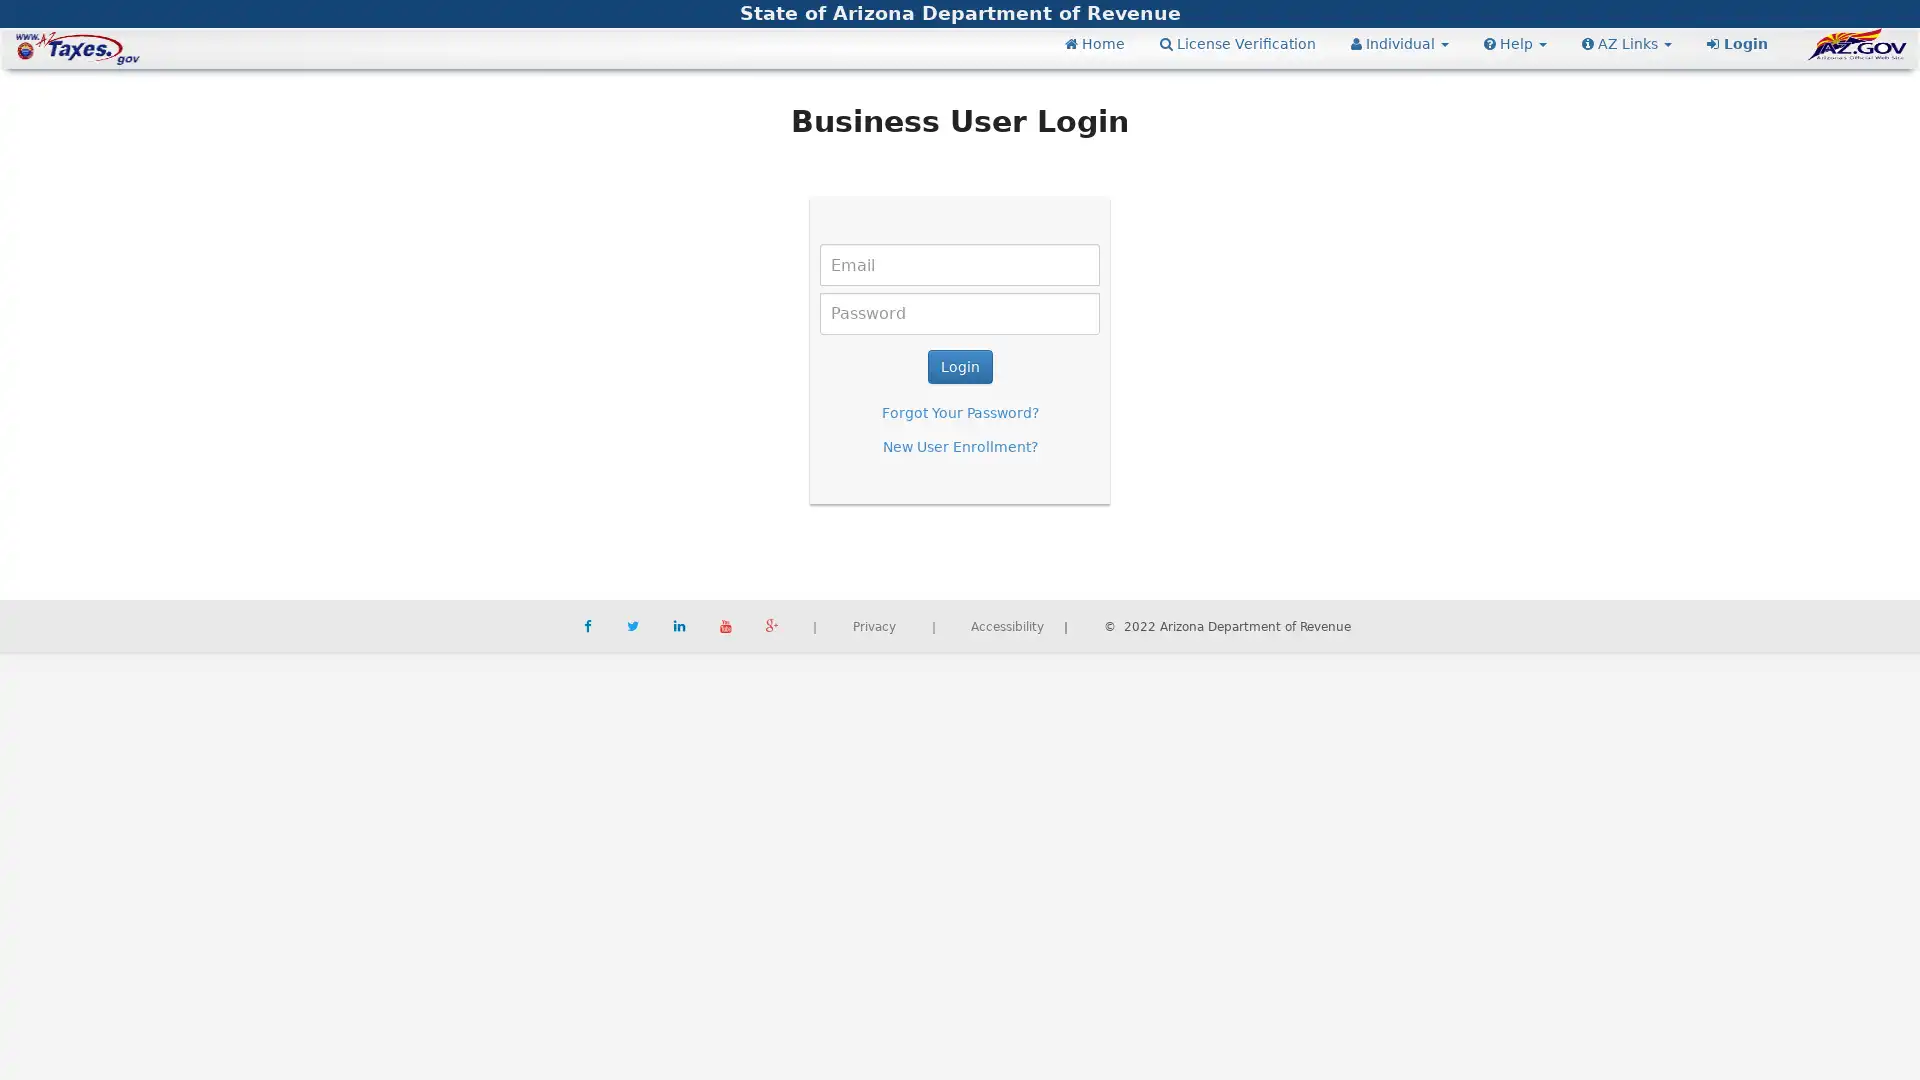 Image resolution: width=1920 pixels, height=1080 pixels. Describe the element at coordinates (958, 366) in the screenshot. I see `Login` at that location.